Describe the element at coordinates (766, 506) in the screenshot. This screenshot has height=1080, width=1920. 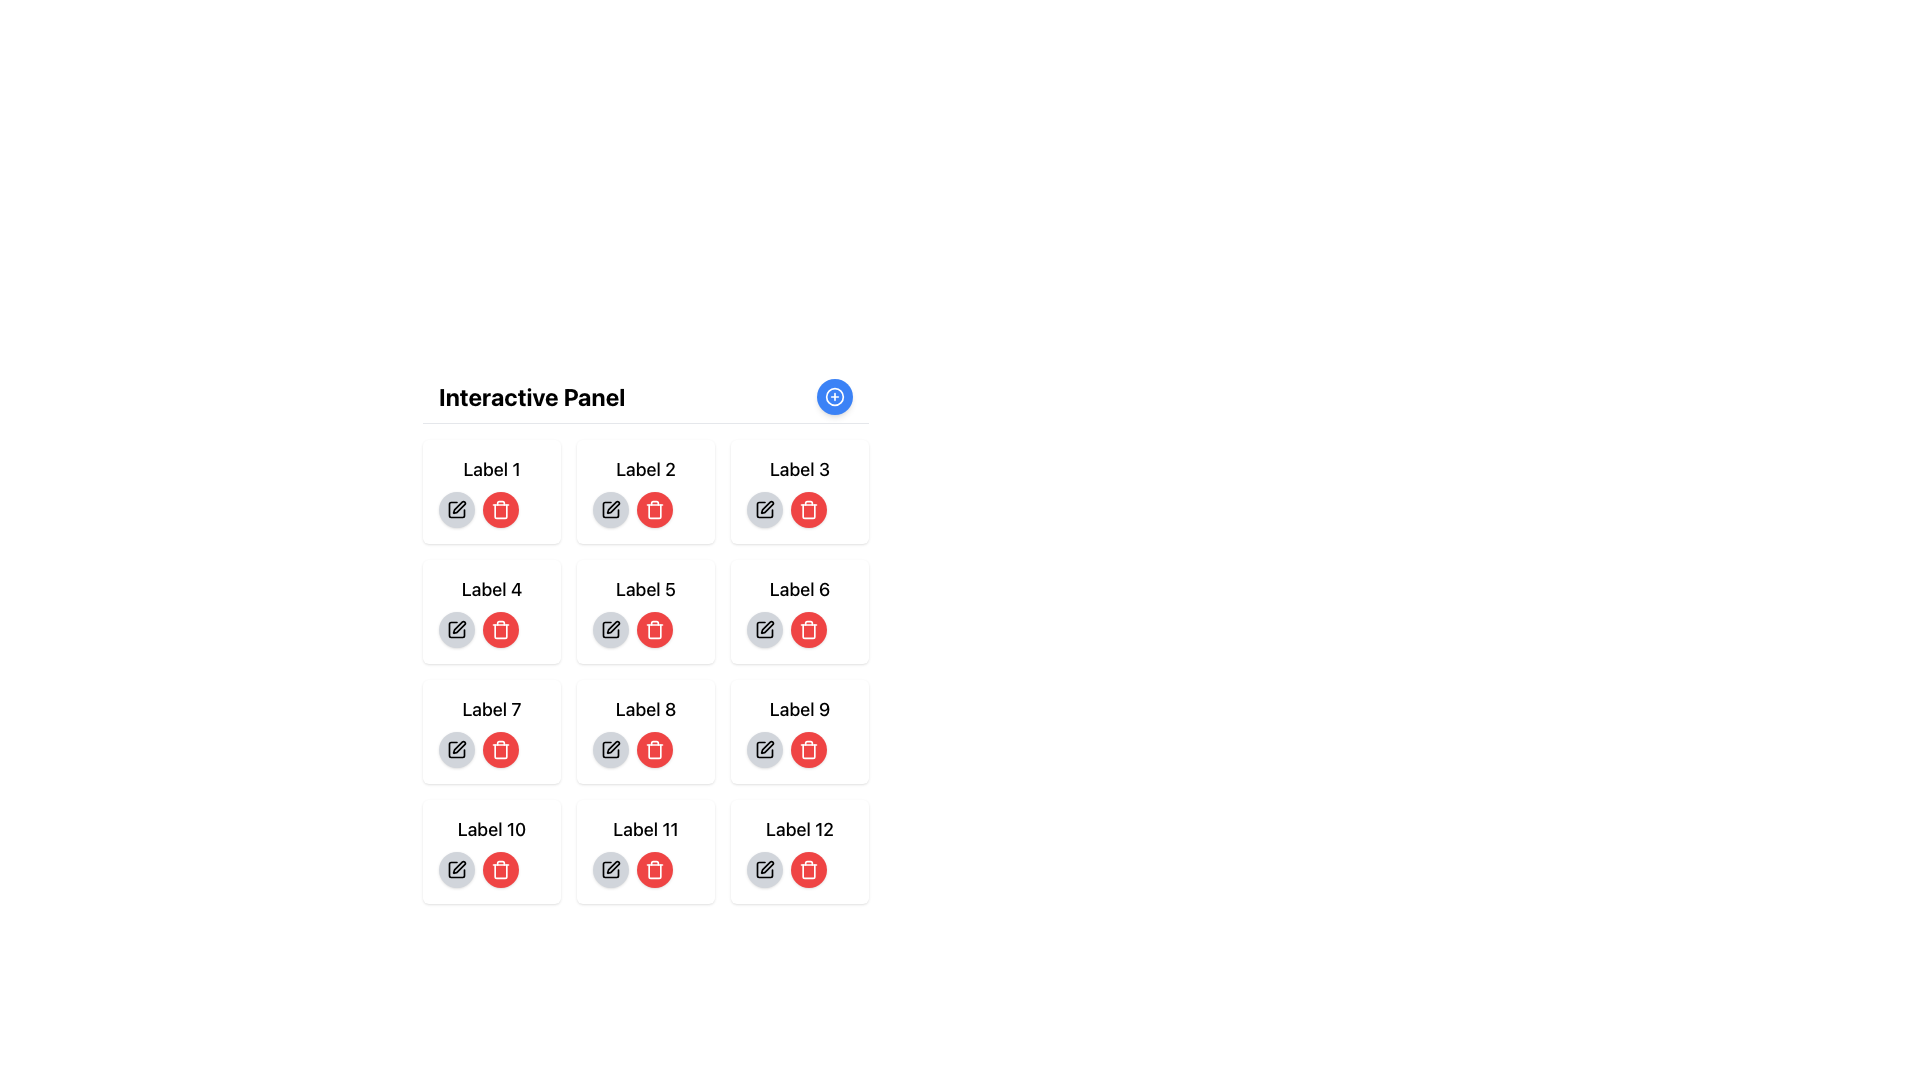
I see `the tool icon button located in the top-right corner of the 'Label 6' module` at that location.